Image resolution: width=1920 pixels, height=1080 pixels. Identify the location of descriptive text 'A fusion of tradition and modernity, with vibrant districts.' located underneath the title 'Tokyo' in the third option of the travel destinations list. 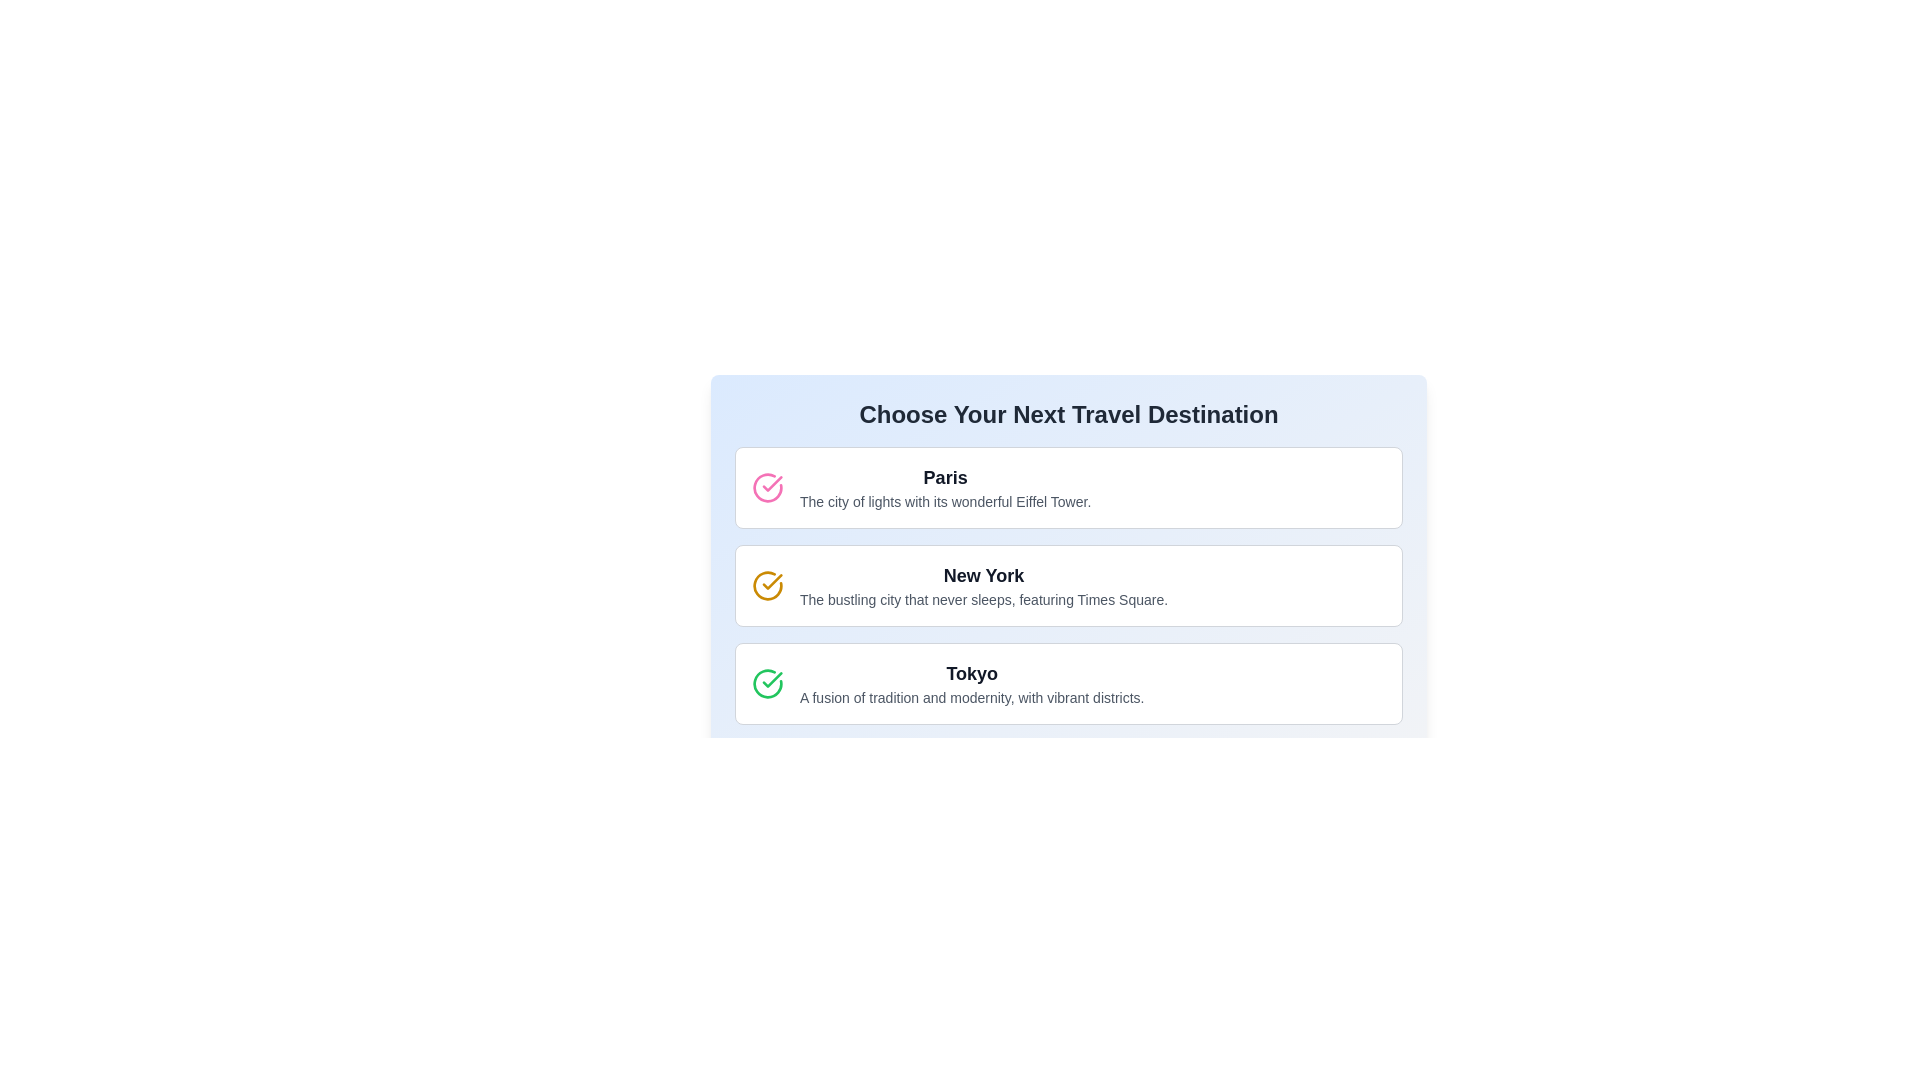
(972, 697).